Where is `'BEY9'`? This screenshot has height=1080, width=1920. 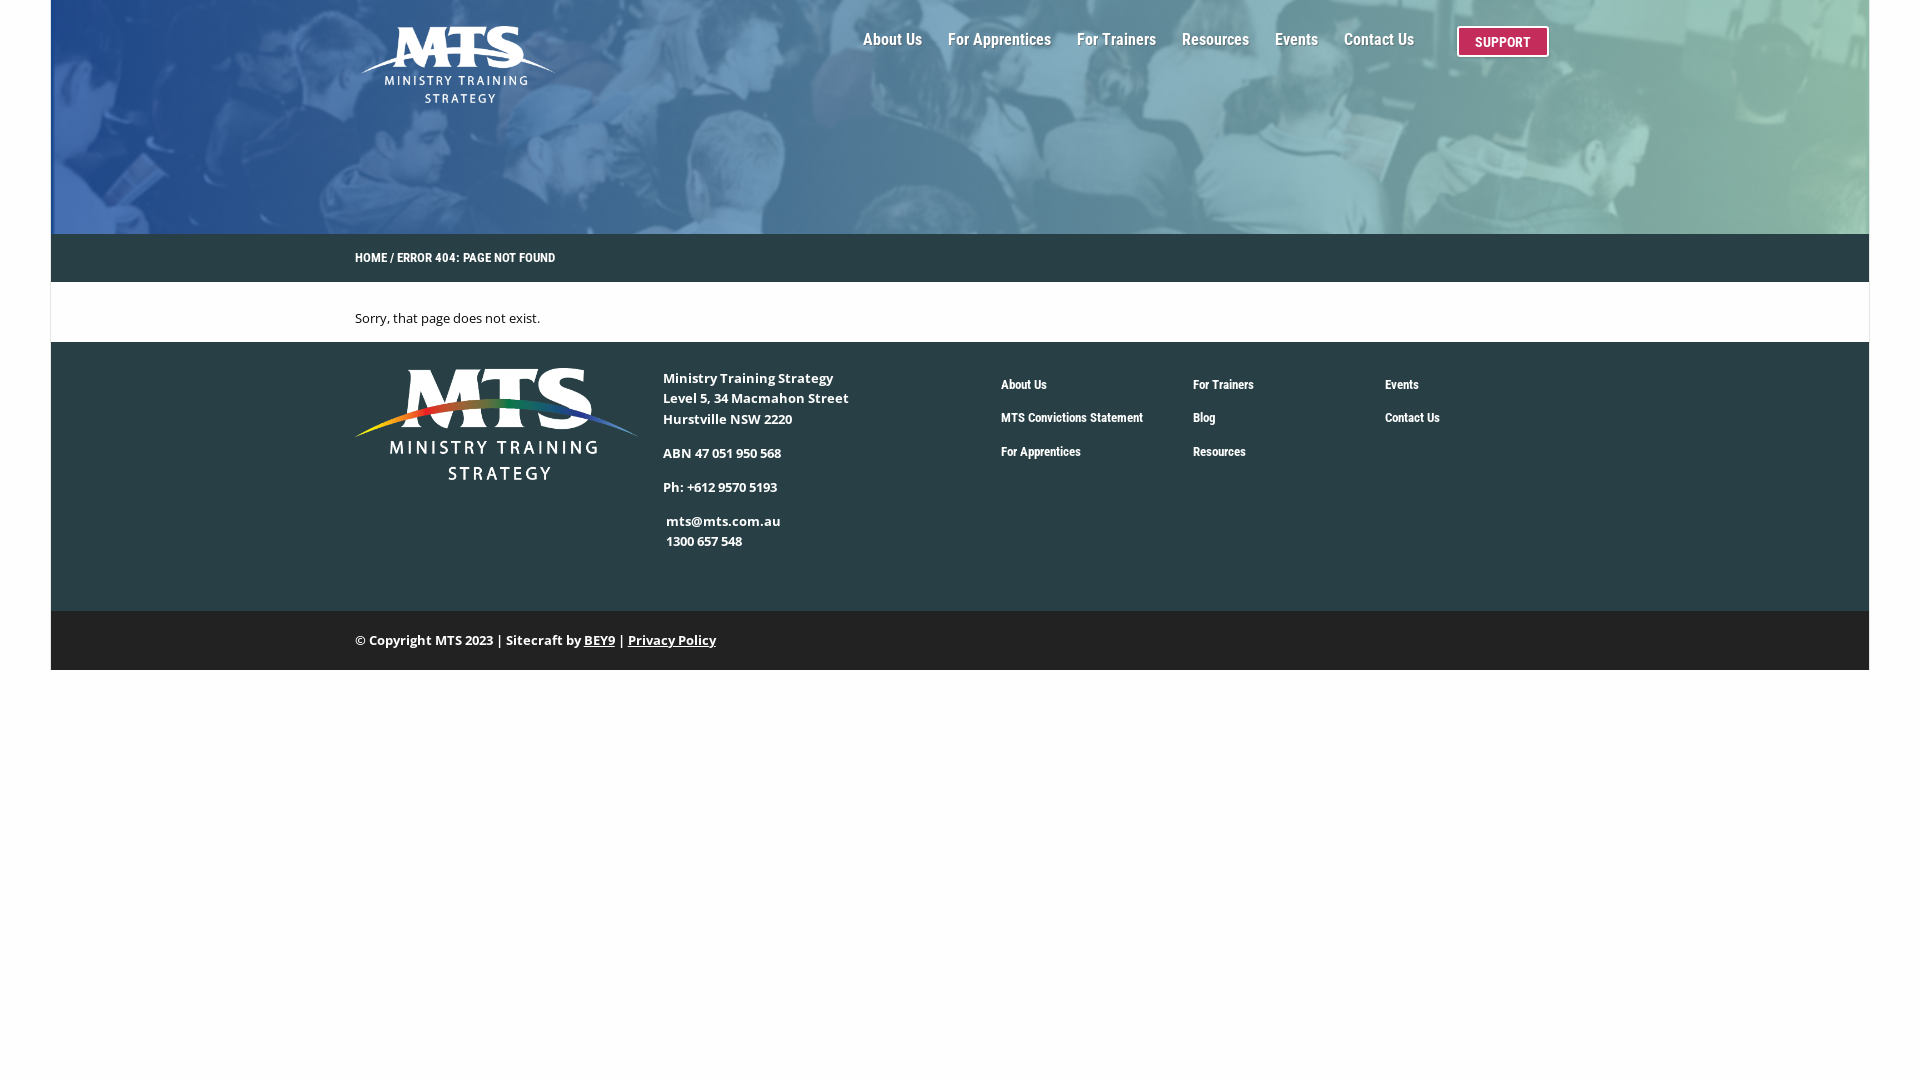 'BEY9' is located at coordinates (583, 640).